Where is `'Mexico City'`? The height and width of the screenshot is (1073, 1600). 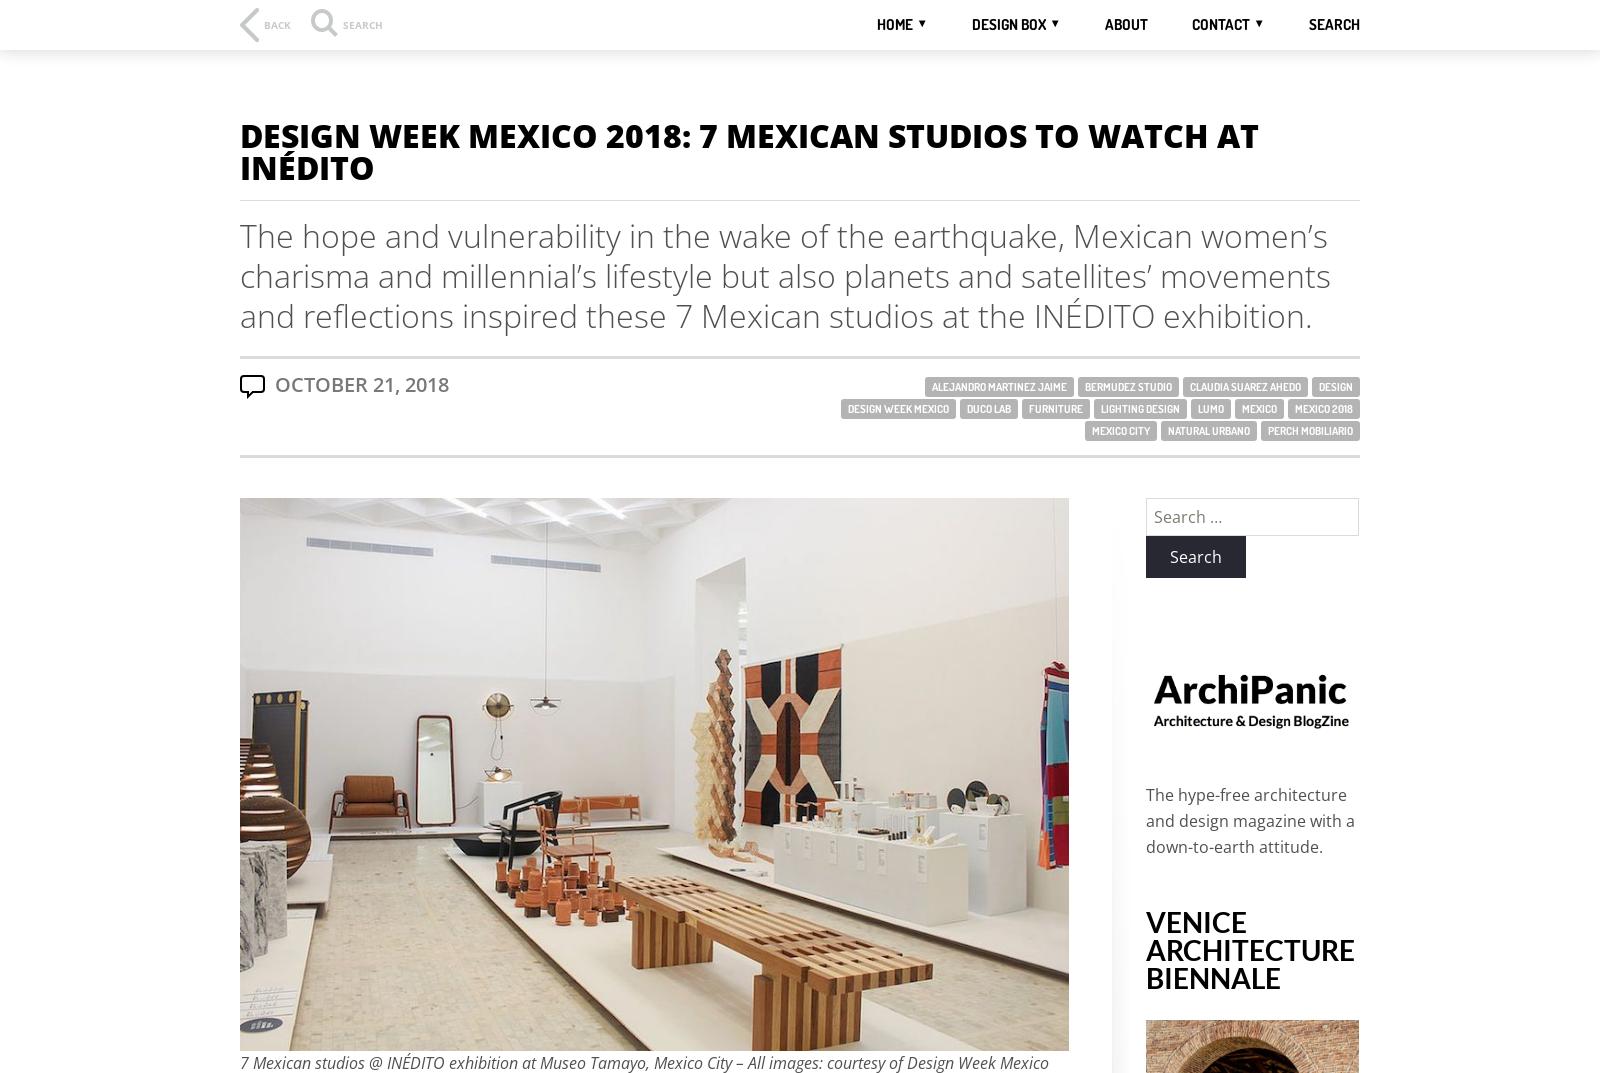
'Mexico City' is located at coordinates (1120, 431).